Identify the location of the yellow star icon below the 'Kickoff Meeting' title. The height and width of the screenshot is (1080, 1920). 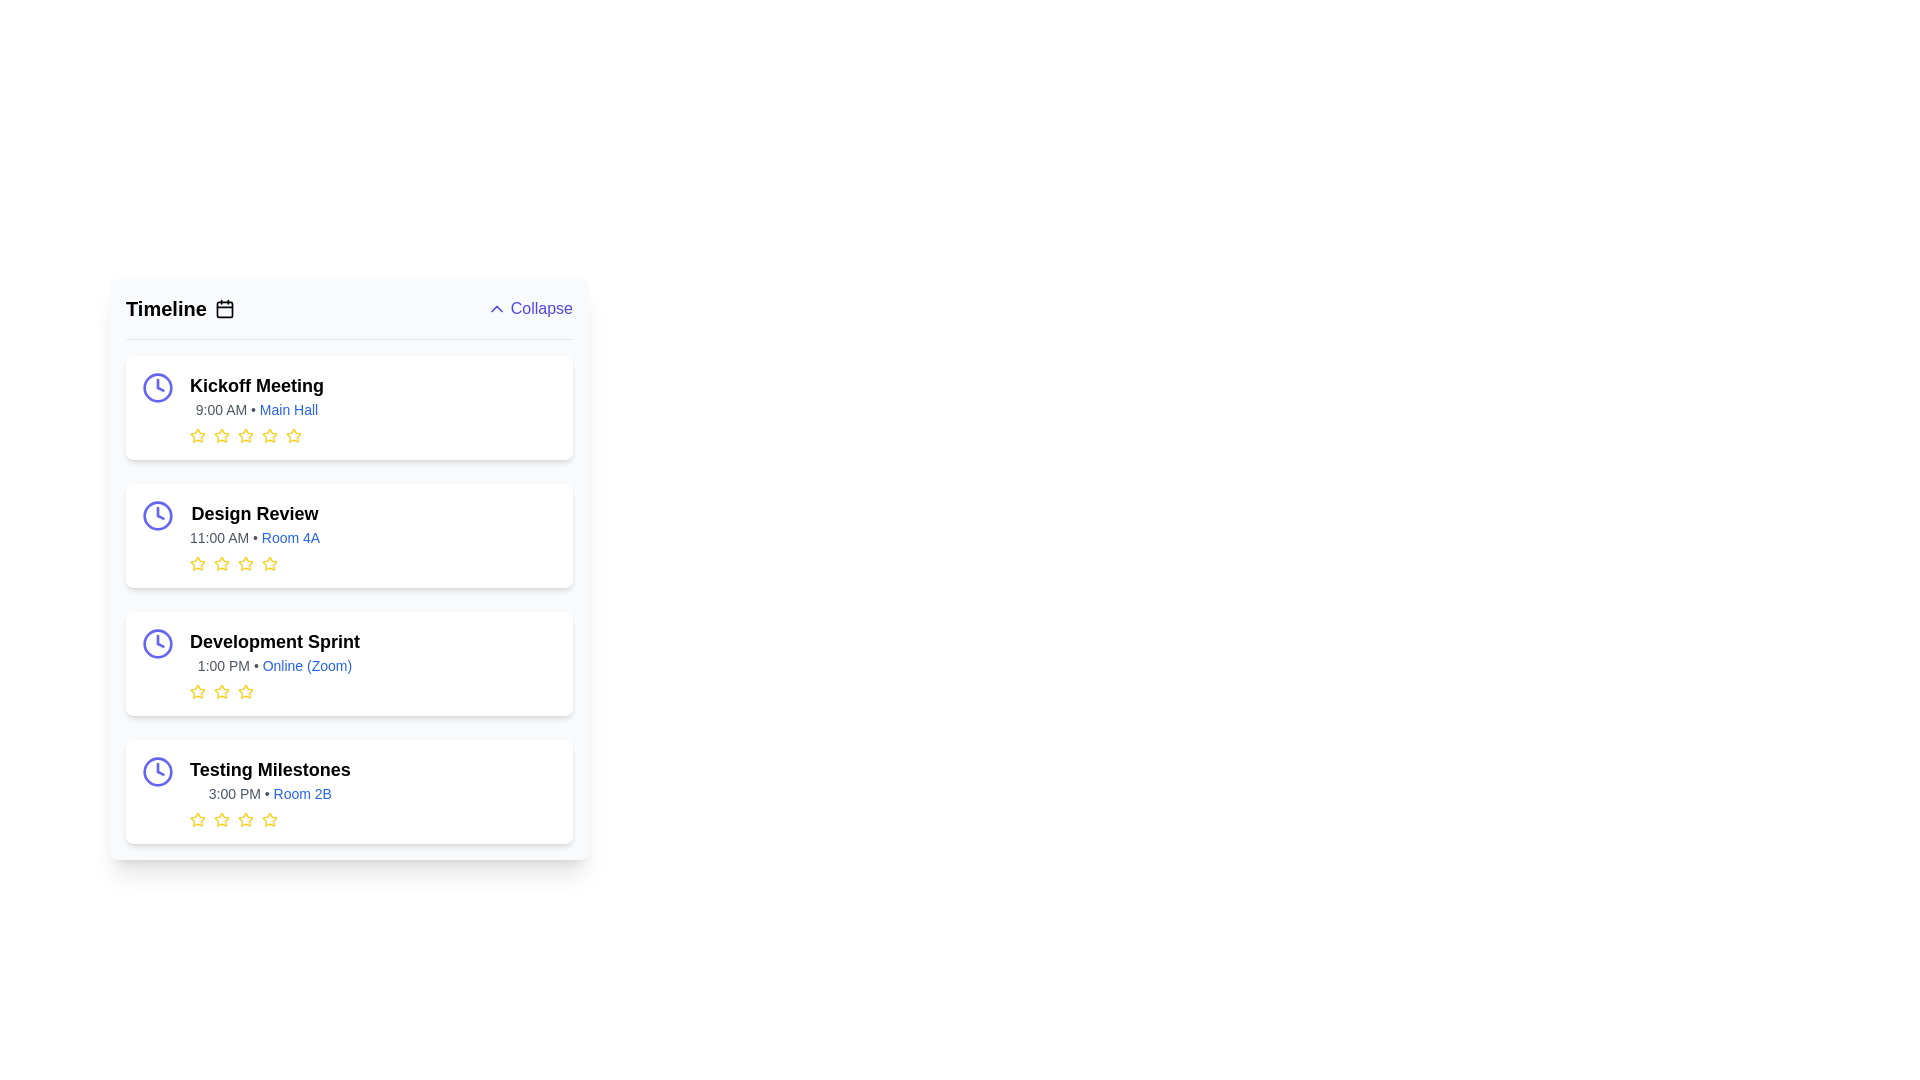
(292, 434).